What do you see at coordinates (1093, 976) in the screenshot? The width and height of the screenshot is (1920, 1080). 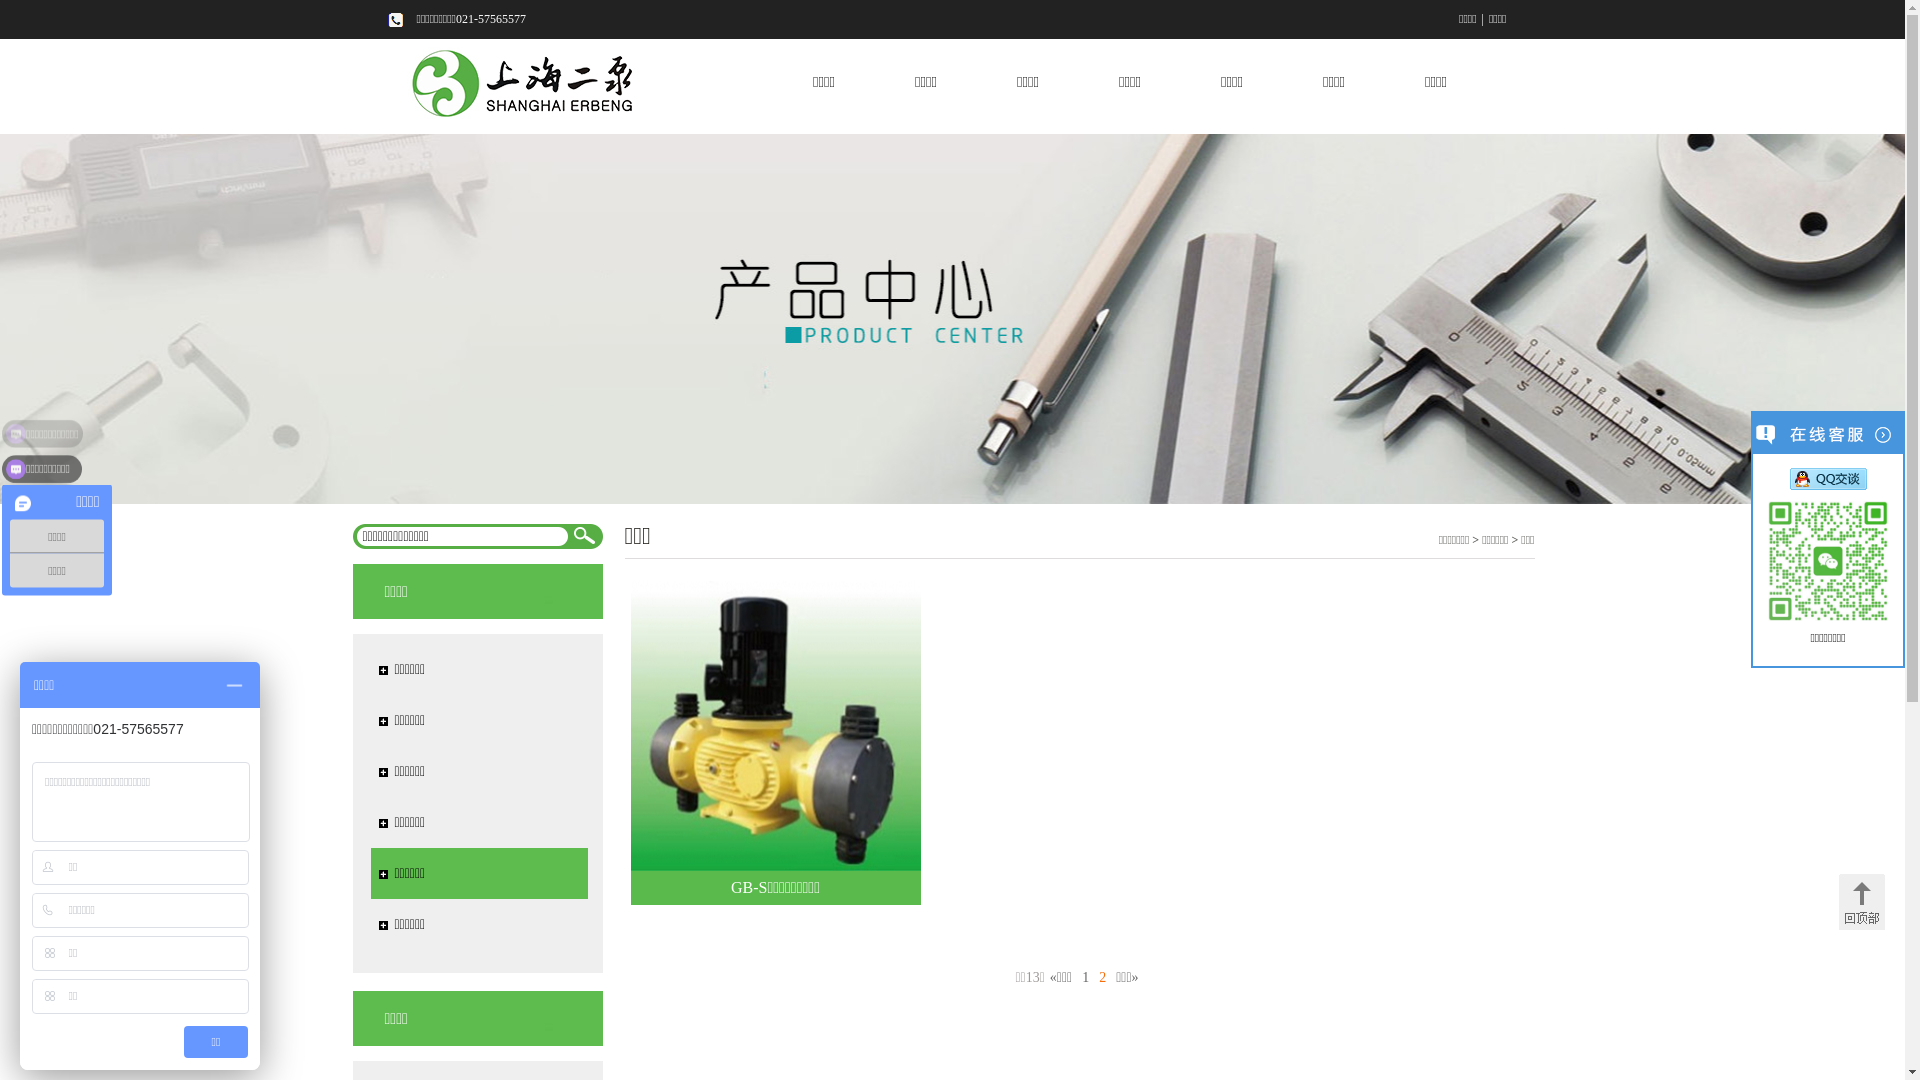 I see `'2'` at bounding box center [1093, 976].